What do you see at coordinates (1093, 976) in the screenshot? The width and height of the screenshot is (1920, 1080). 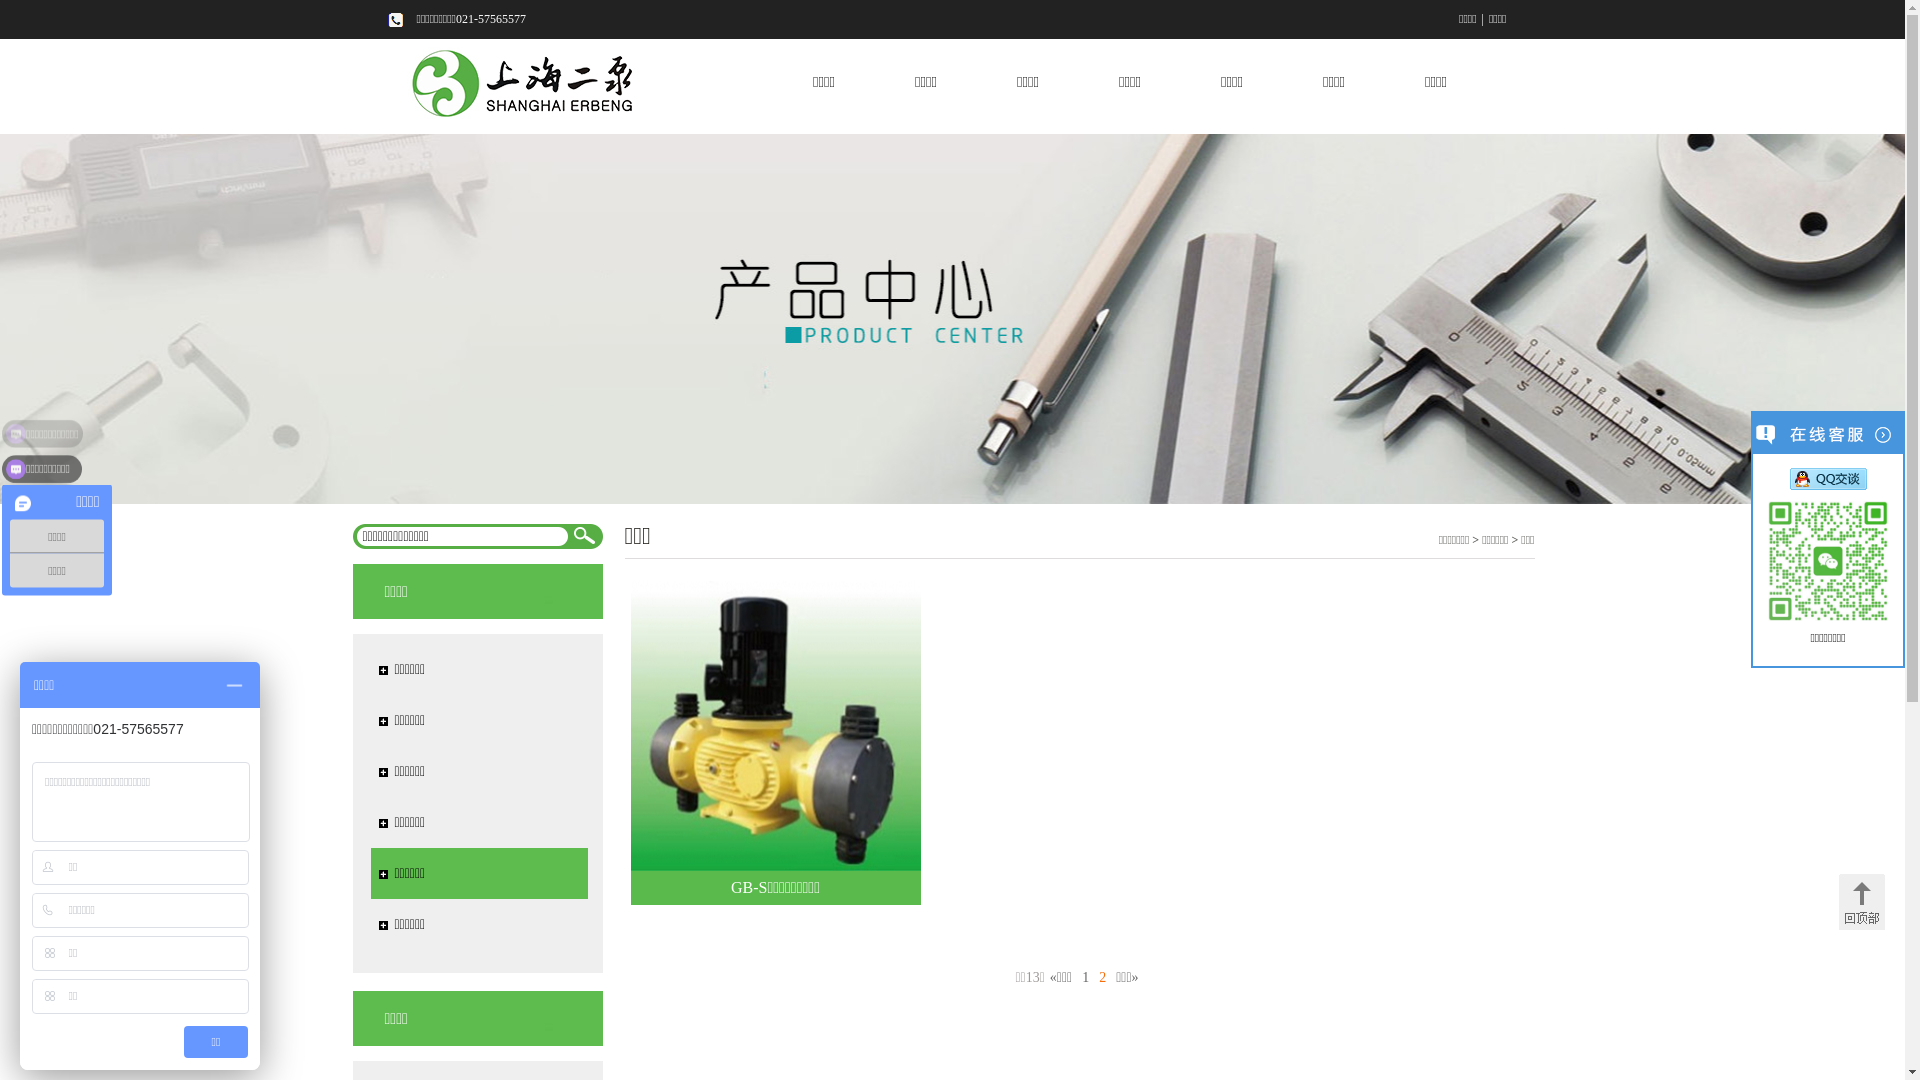 I see `'2'` at bounding box center [1093, 976].